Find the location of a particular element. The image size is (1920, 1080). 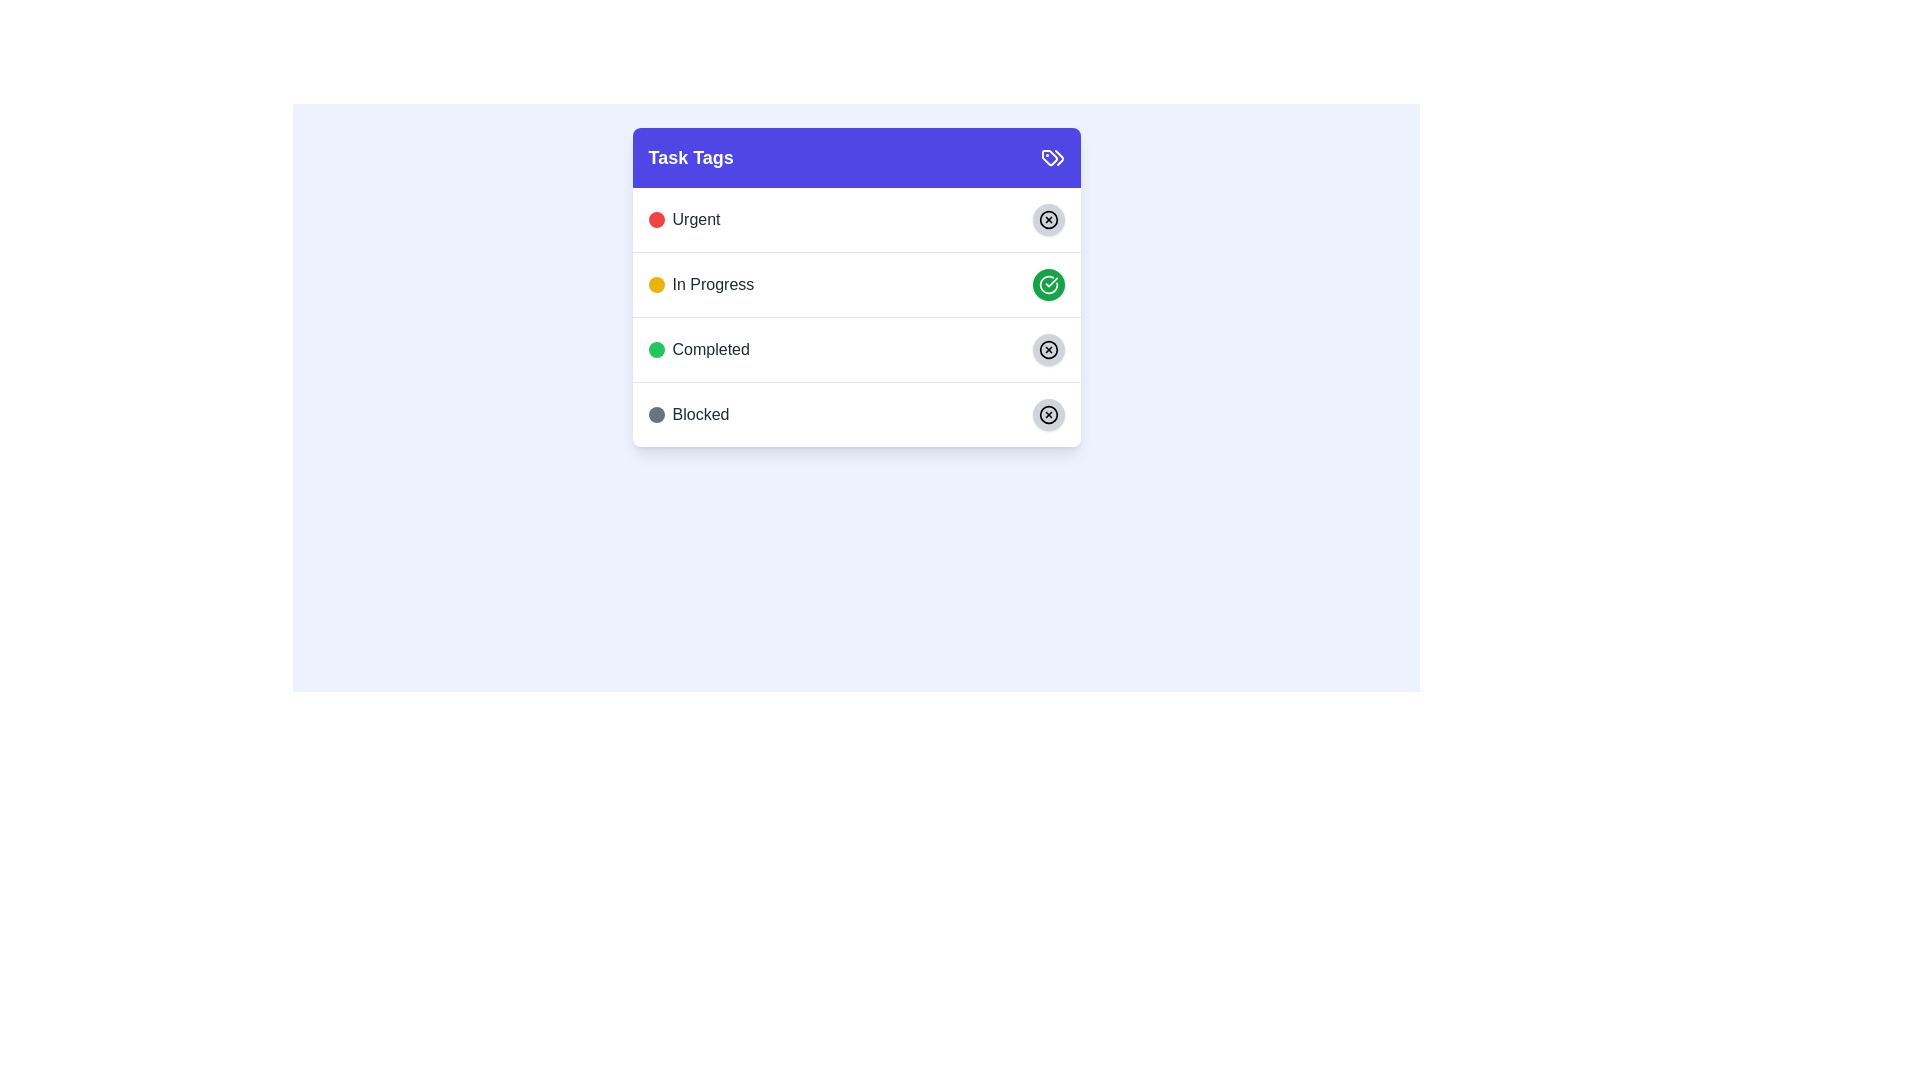

the 'Completed' row, which features a green circular icon and the word 'Completed' is located at coordinates (856, 348).